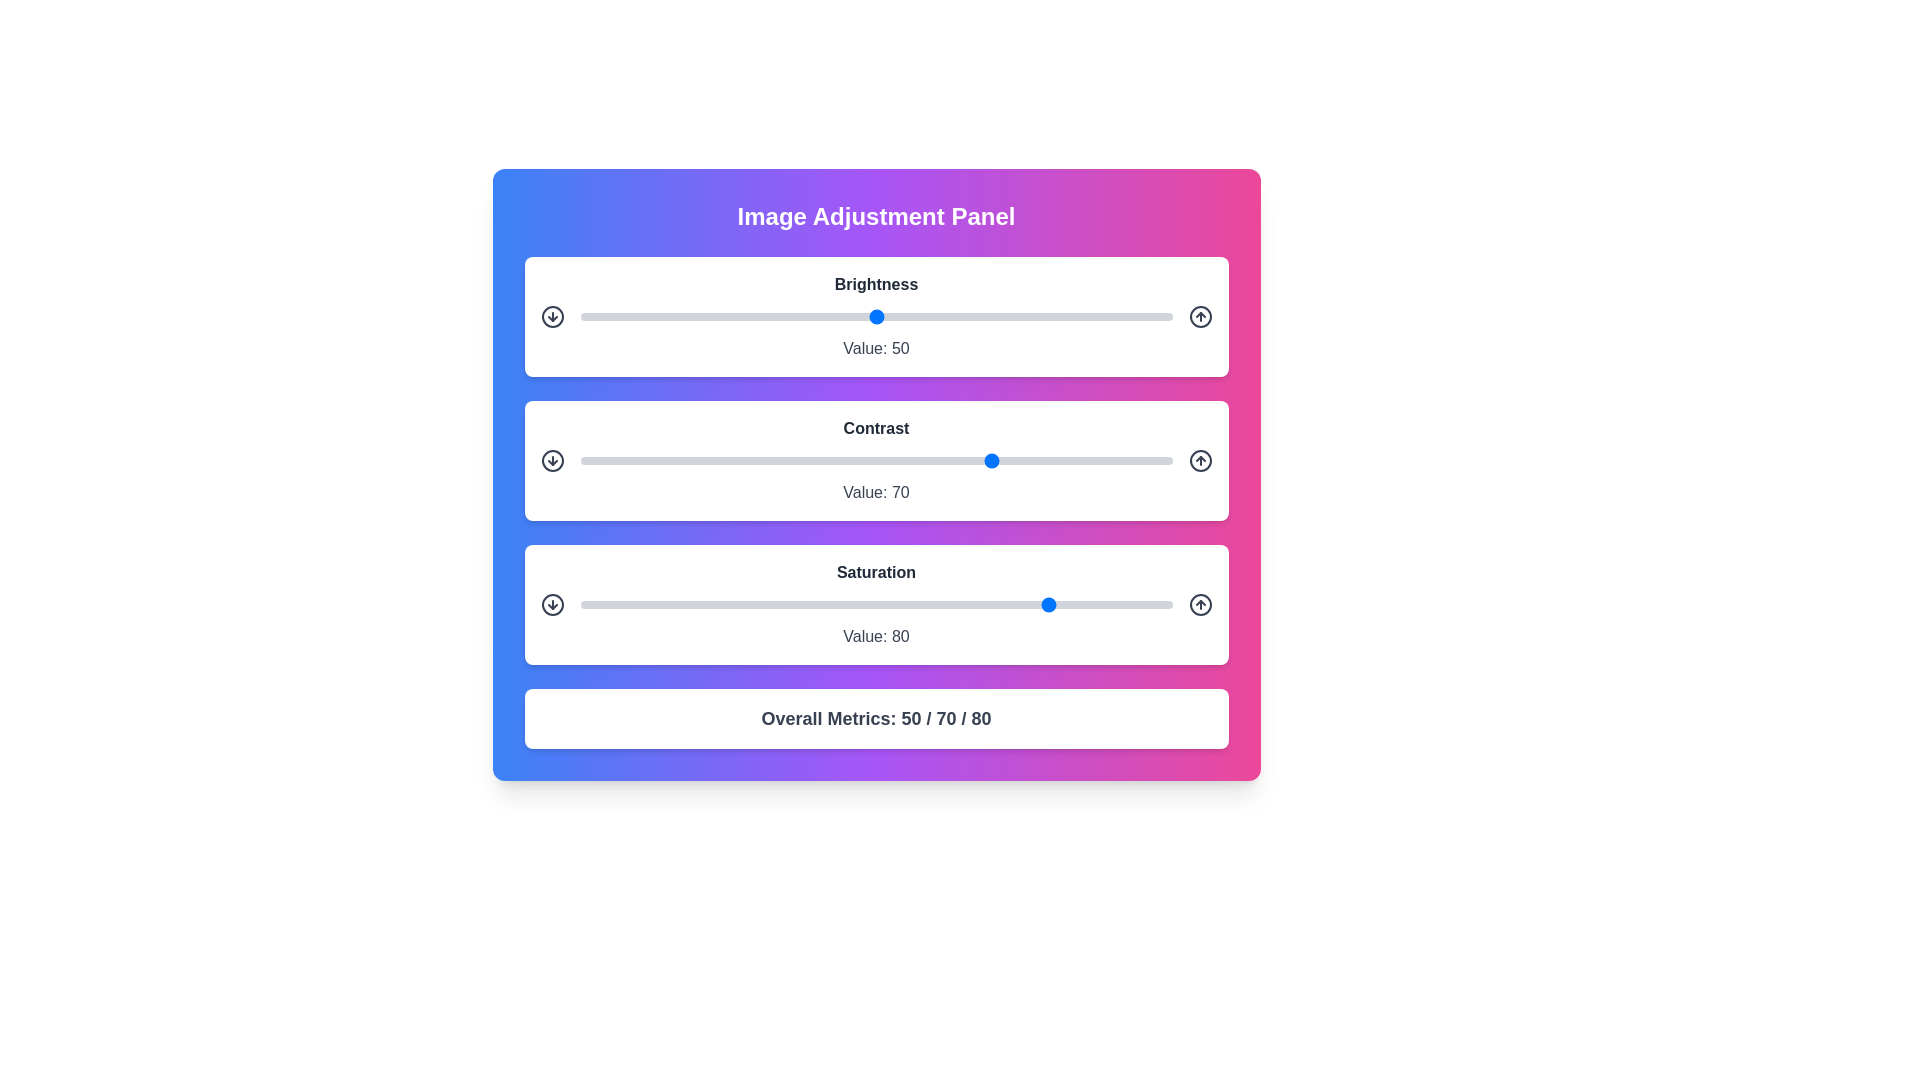 The height and width of the screenshot is (1080, 1920). Describe the element at coordinates (552, 604) in the screenshot. I see `the downwards arrow icon in the Saturation adjustment panel` at that location.